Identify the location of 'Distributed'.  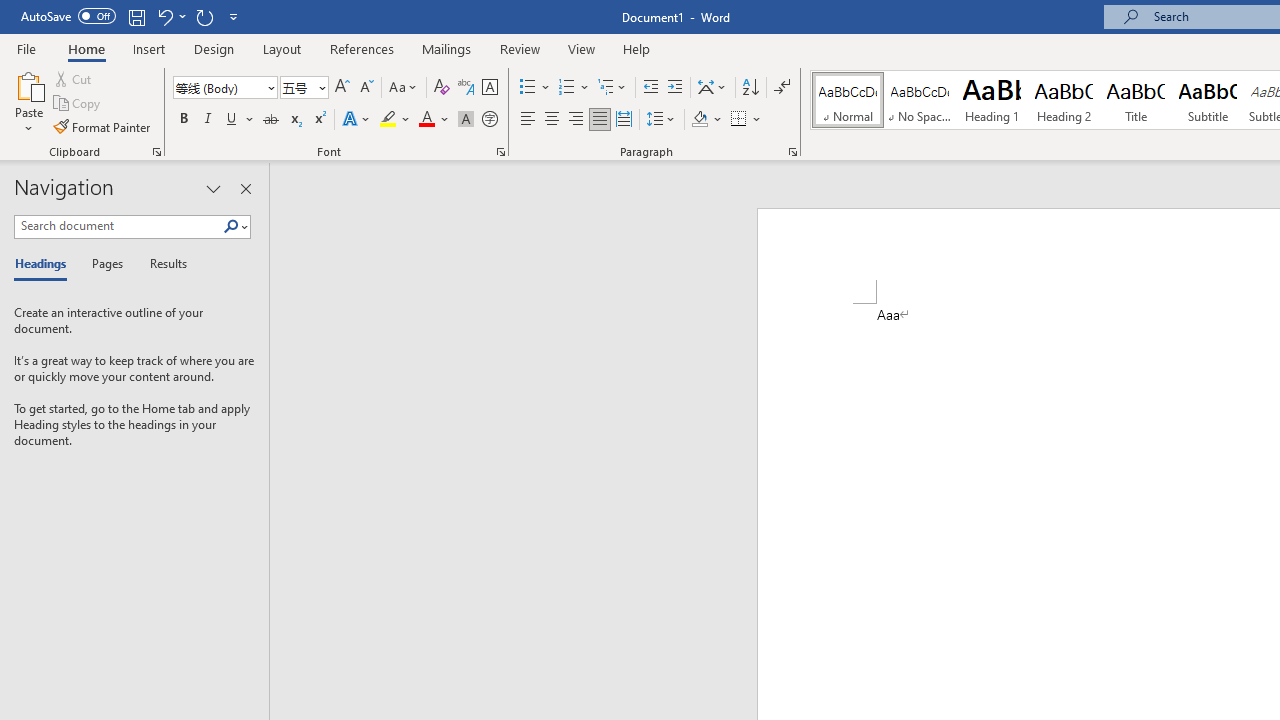
(623, 119).